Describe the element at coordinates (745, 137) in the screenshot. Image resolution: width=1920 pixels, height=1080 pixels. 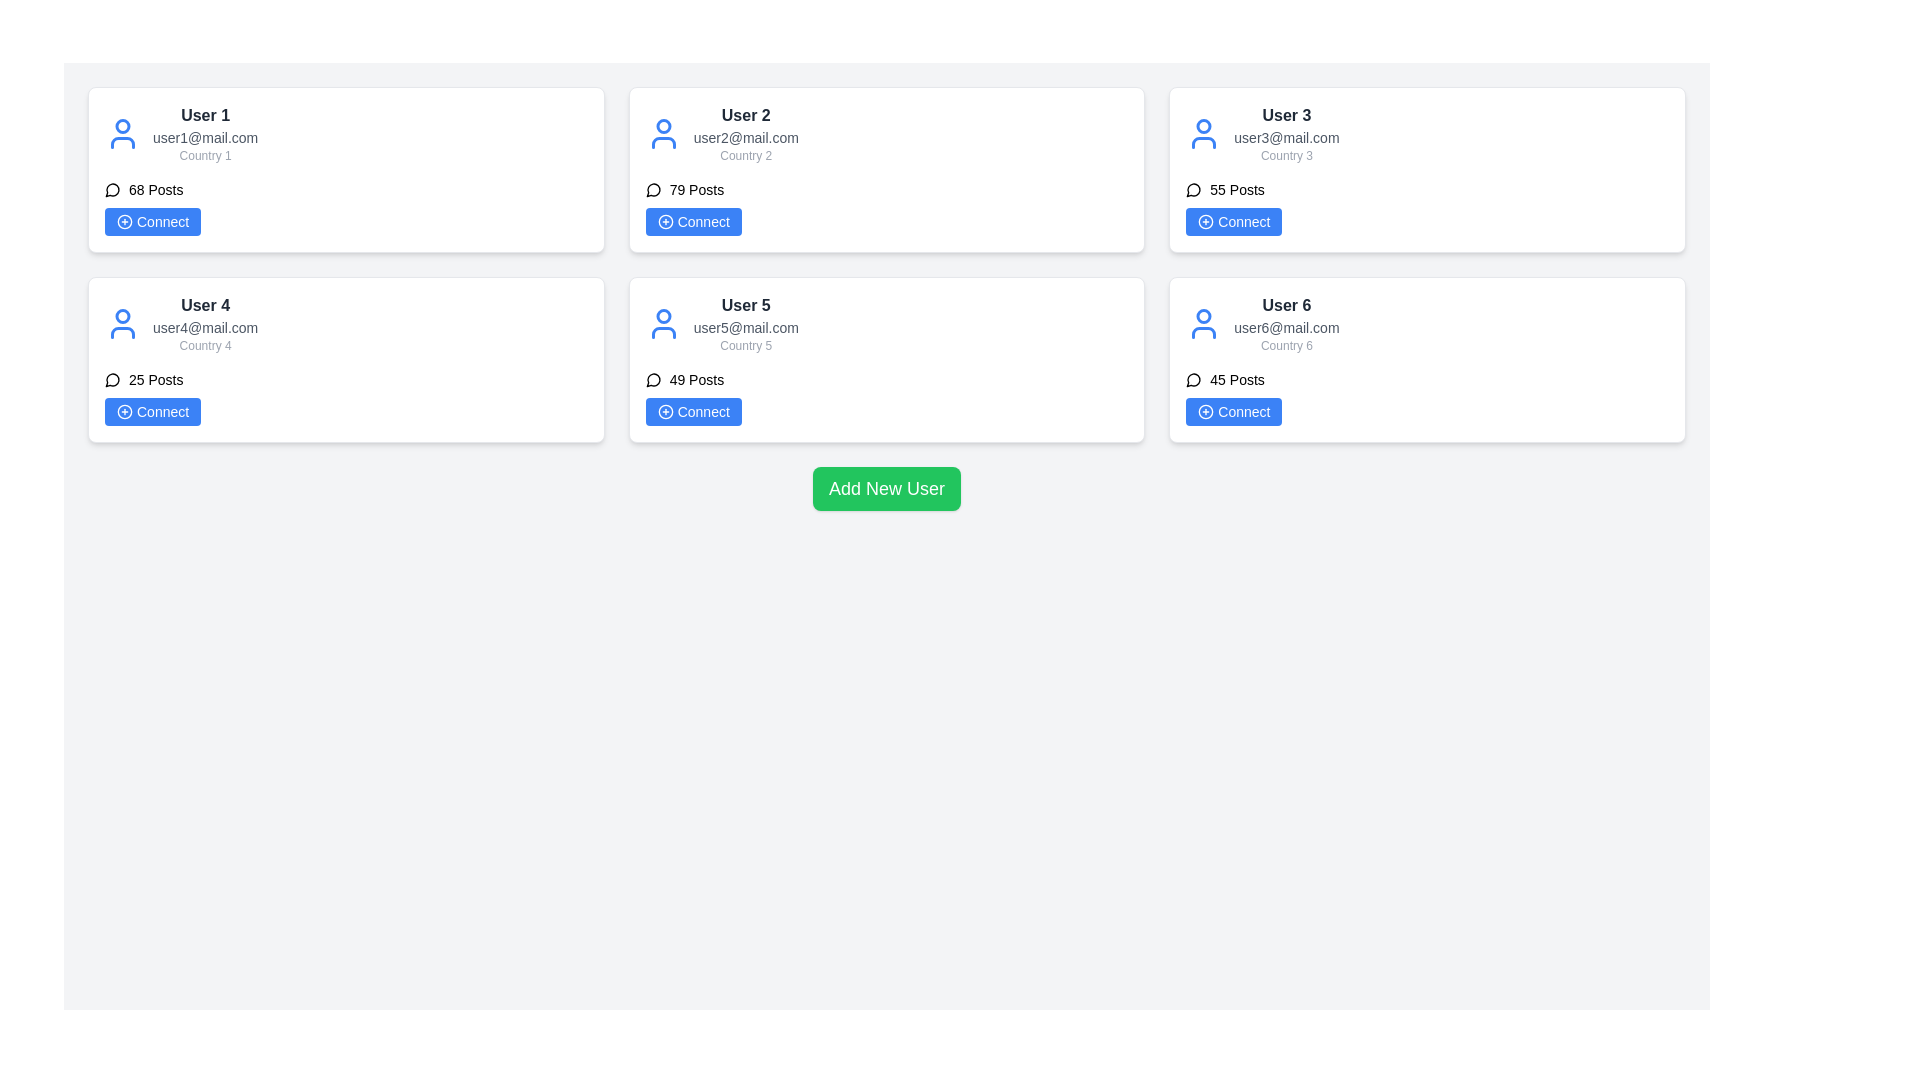
I see `the static text label displaying the email address 'user2@mail.com', which is styled with a small font size and gray color, located in the user detail card of 'User 2', positioned below the user's name and above their location` at that location.